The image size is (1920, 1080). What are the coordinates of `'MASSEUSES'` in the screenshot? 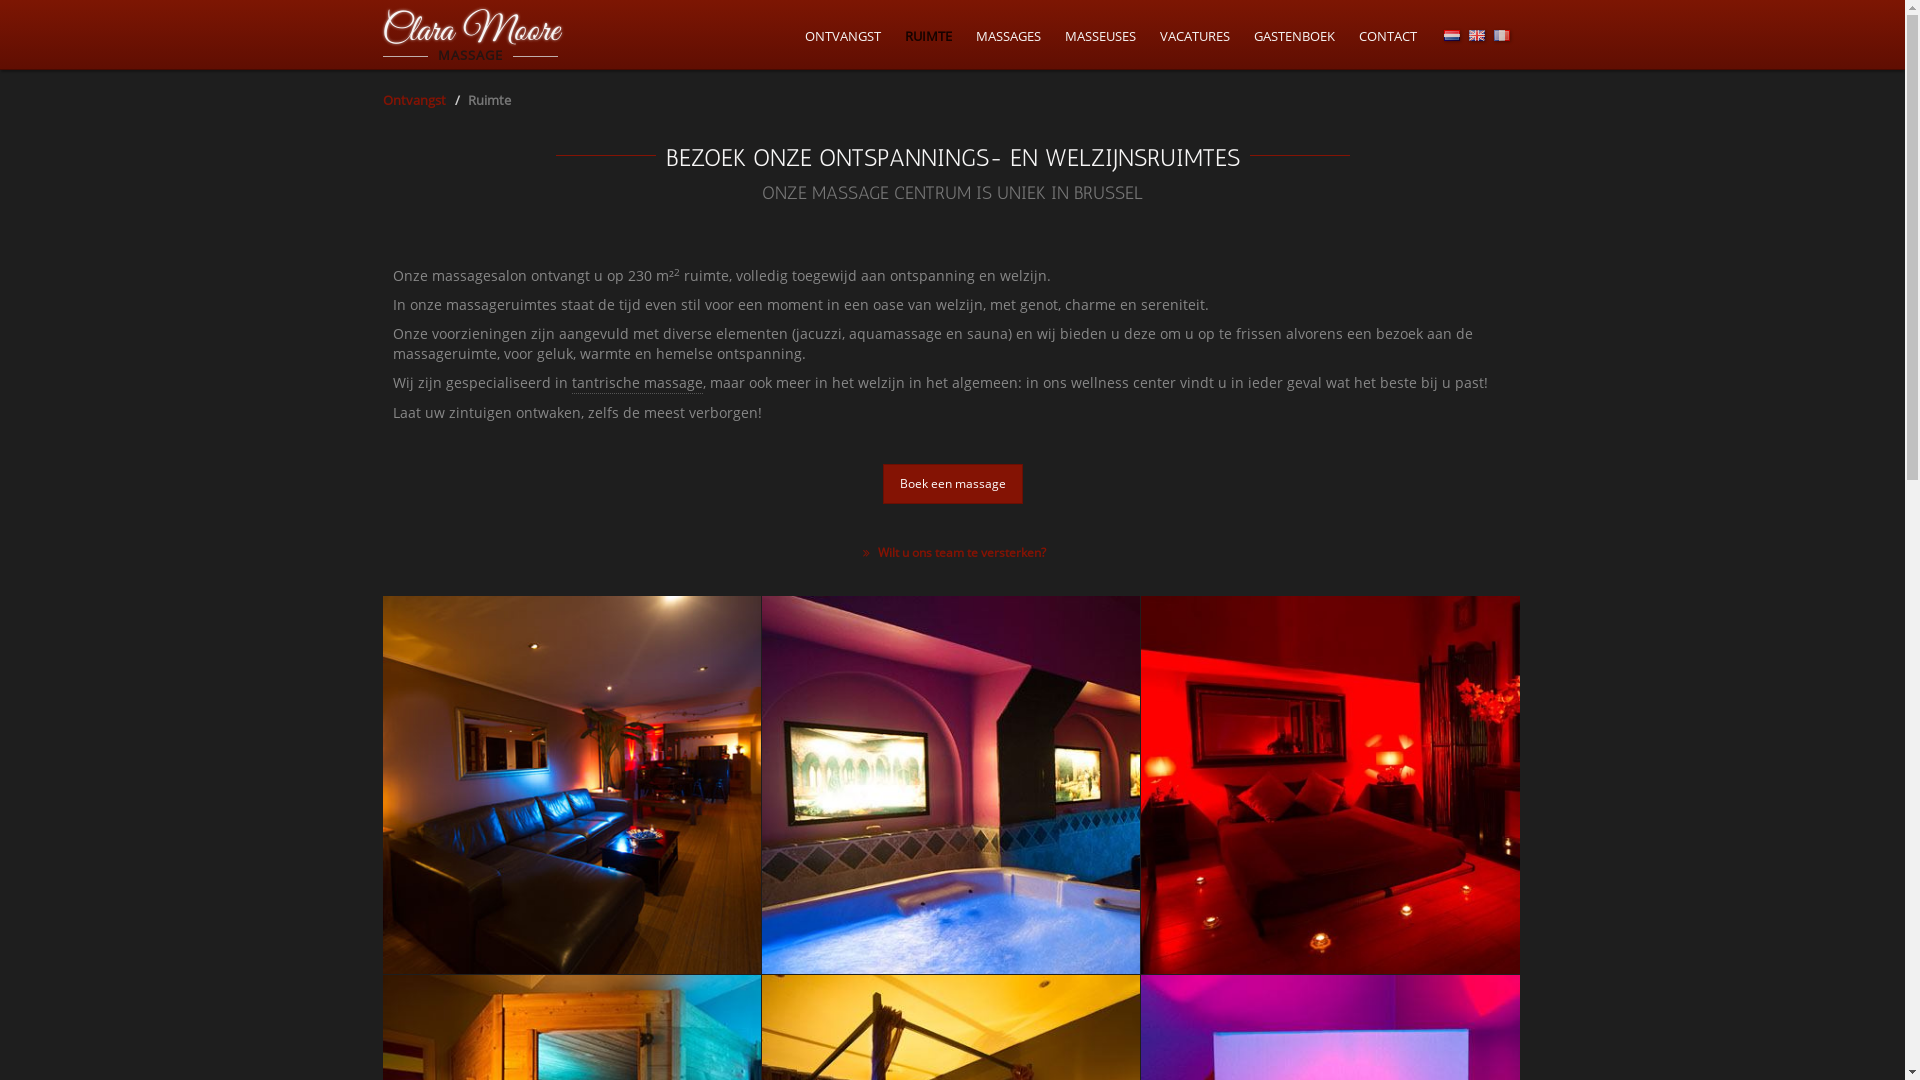 It's located at (1063, 36).